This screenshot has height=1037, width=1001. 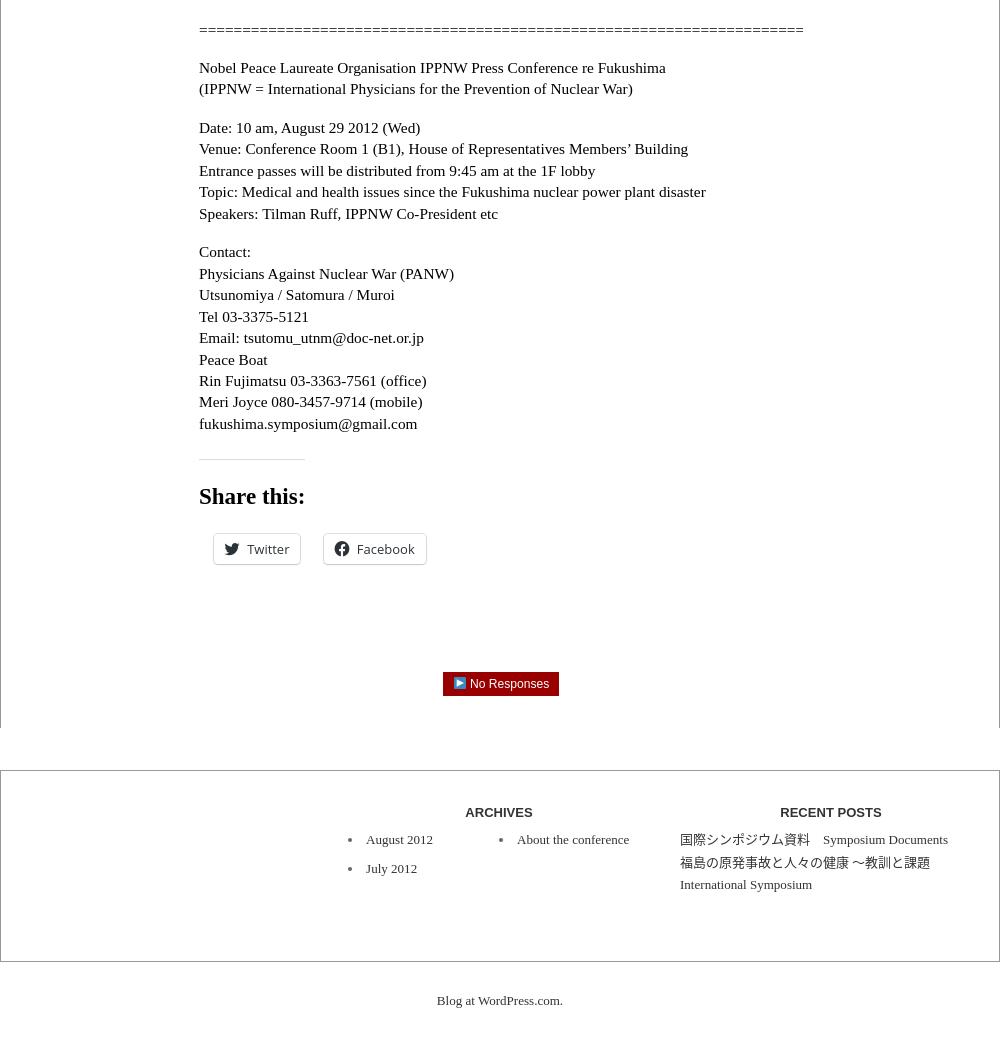 What do you see at coordinates (348, 211) in the screenshot?
I see `'Speakers: Tilman Ruff, IPPNW Co-President etc'` at bounding box center [348, 211].